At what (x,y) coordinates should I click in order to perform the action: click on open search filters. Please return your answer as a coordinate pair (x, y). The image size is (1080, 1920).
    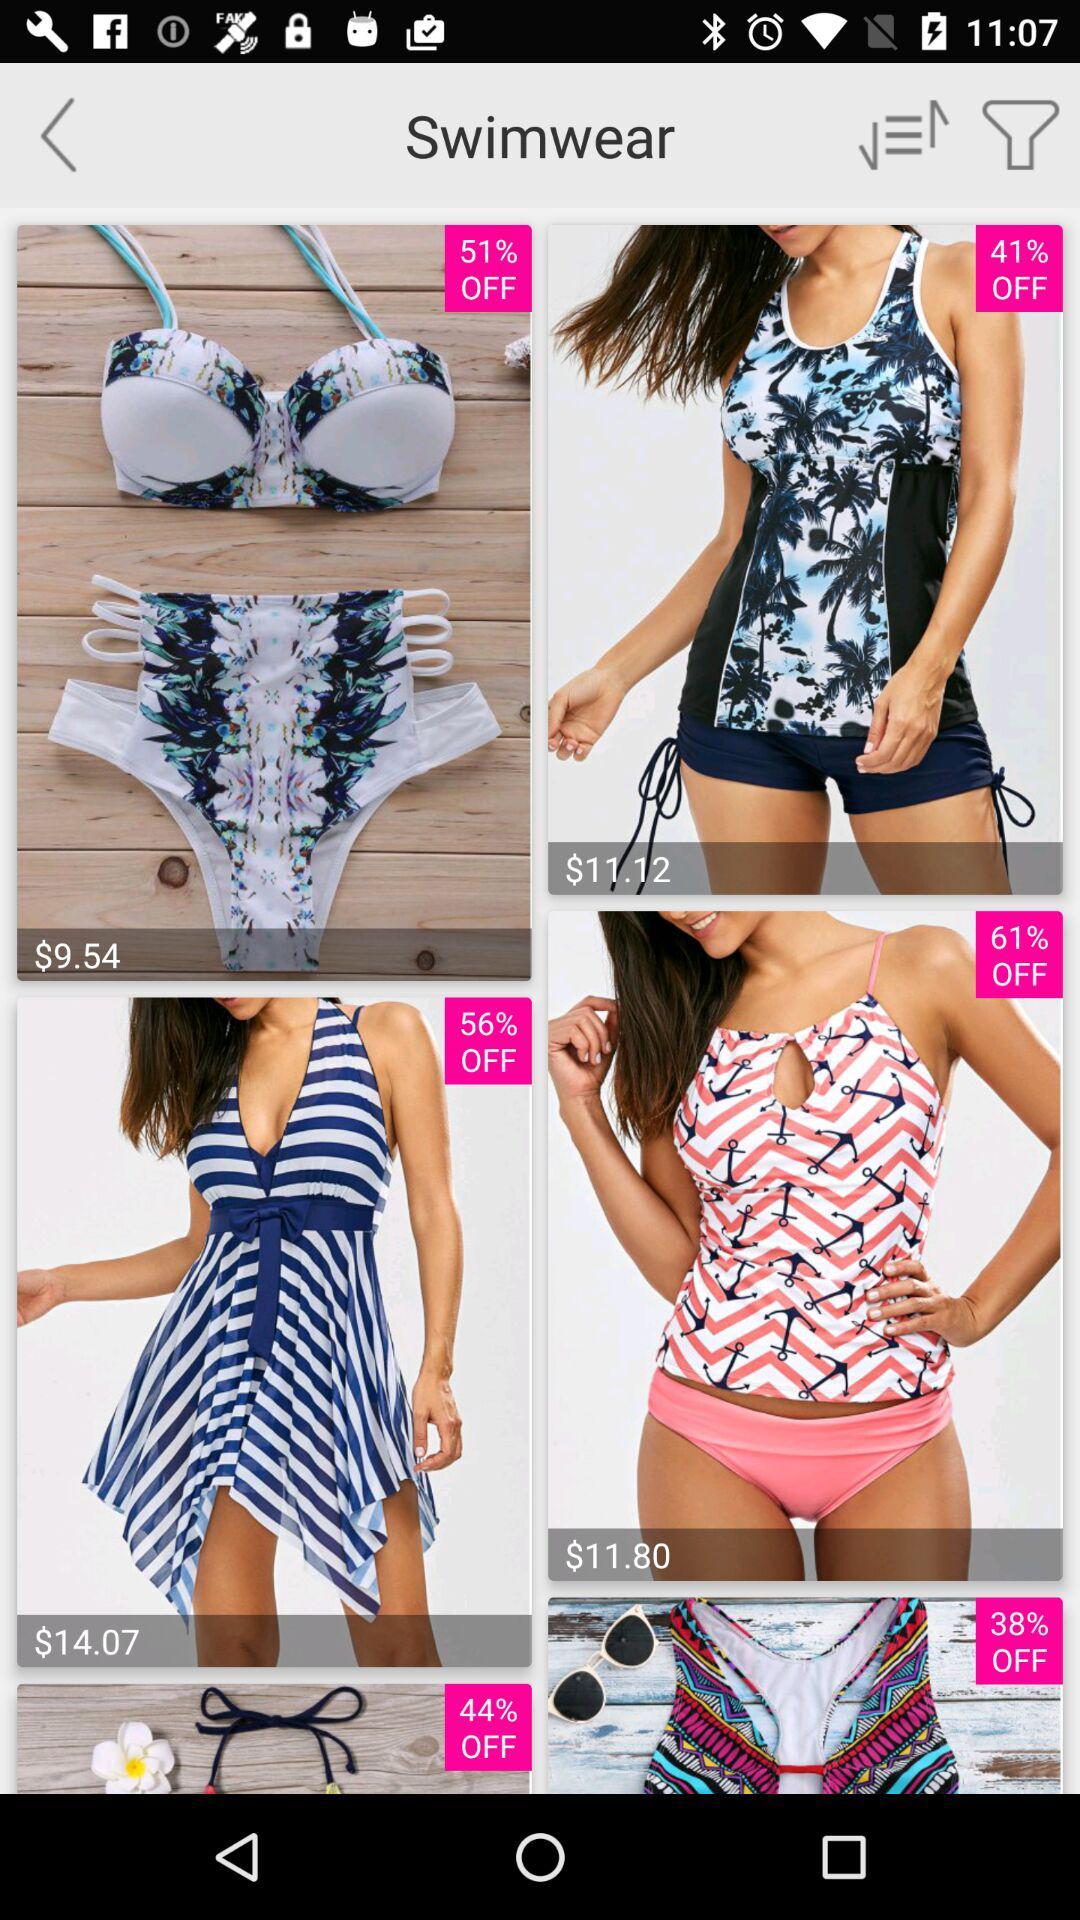
    Looking at the image, I should click on (1021, 133).